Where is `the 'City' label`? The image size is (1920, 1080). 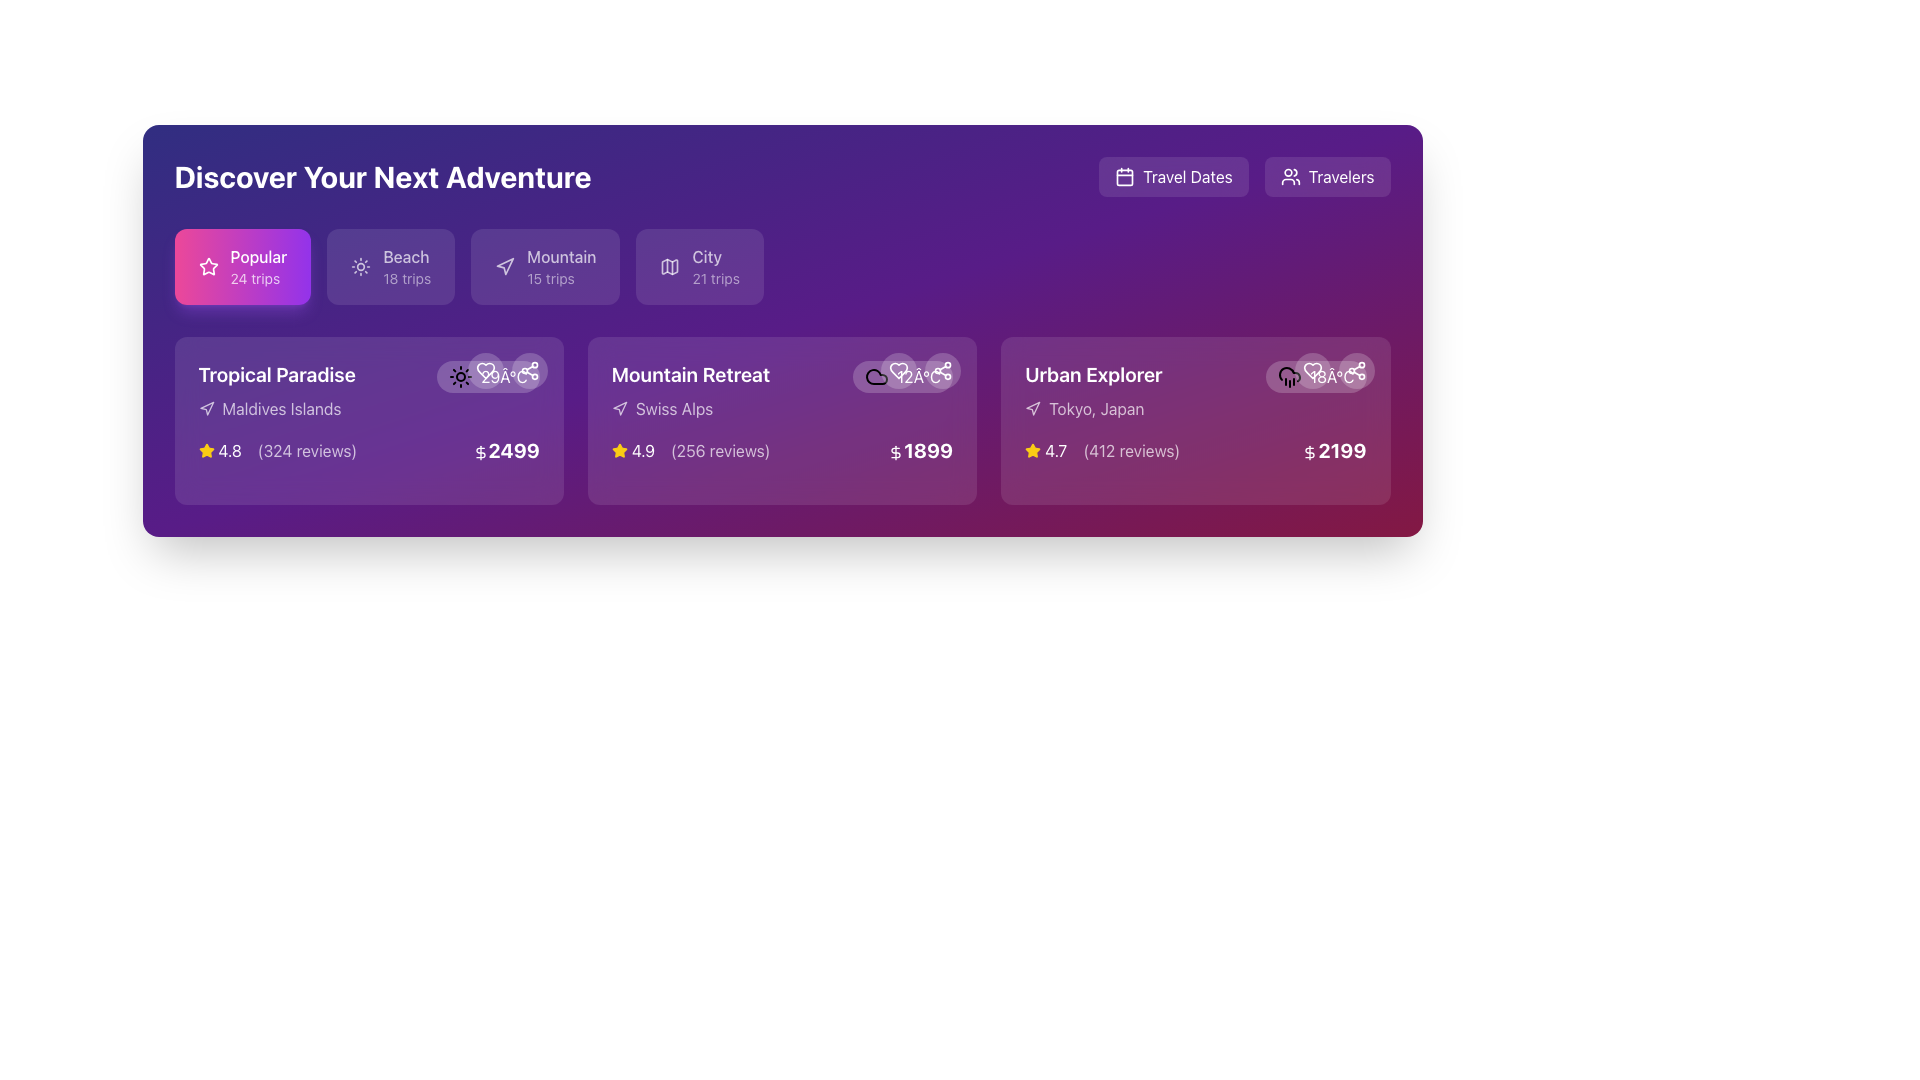 the 'City' label is located at coordinates (716, 265).